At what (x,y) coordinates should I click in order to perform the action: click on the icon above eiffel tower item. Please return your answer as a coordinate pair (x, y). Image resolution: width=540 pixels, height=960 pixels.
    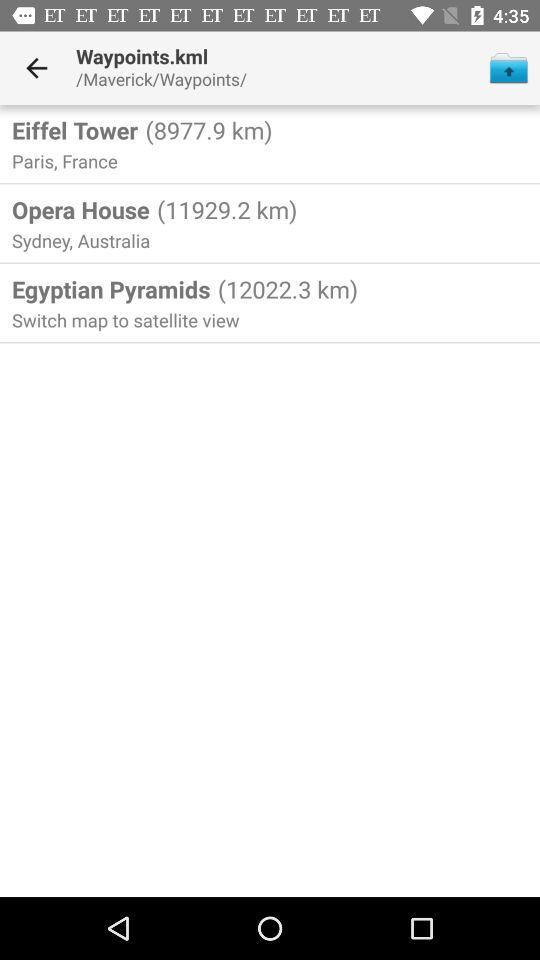
    Looking at the image, I should click on (36, 68).